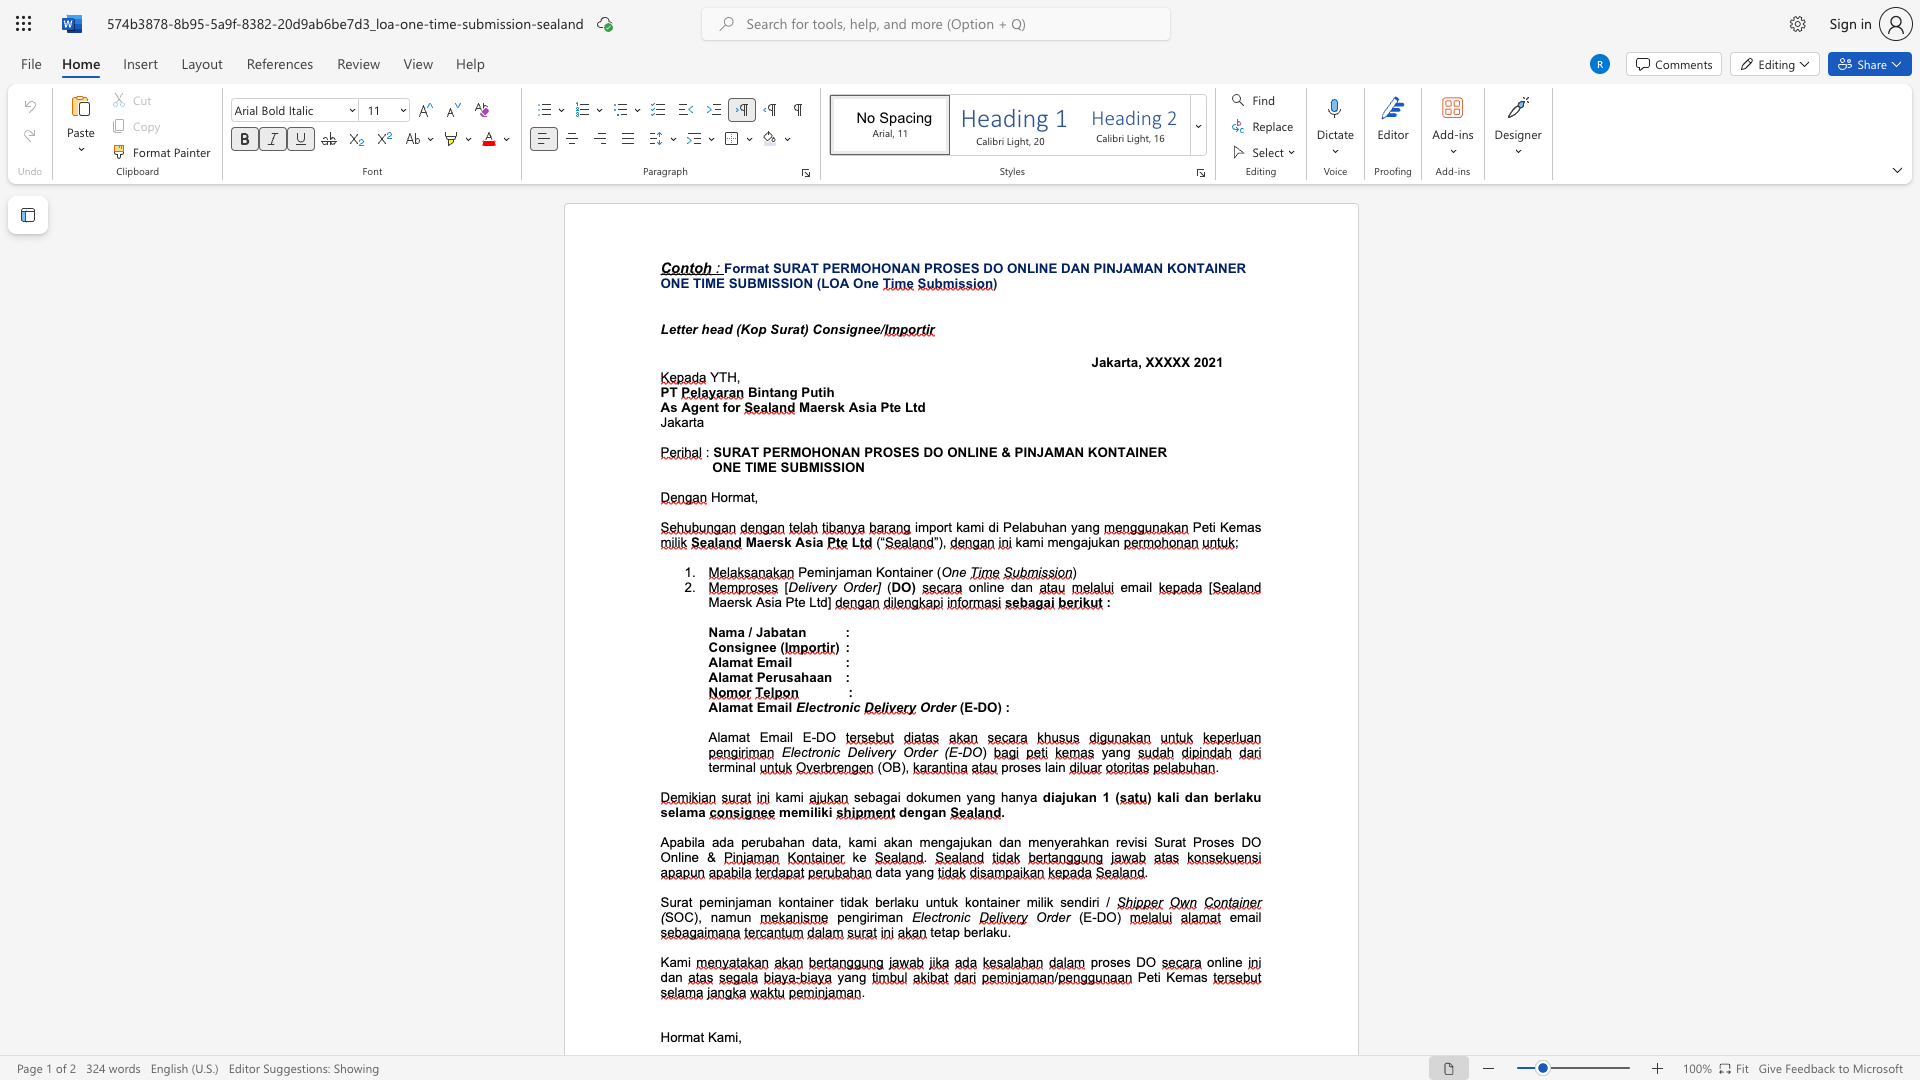  I want to click on the subset text "ntang Putih" within the text "Bintang Putih", so click(760, 392).